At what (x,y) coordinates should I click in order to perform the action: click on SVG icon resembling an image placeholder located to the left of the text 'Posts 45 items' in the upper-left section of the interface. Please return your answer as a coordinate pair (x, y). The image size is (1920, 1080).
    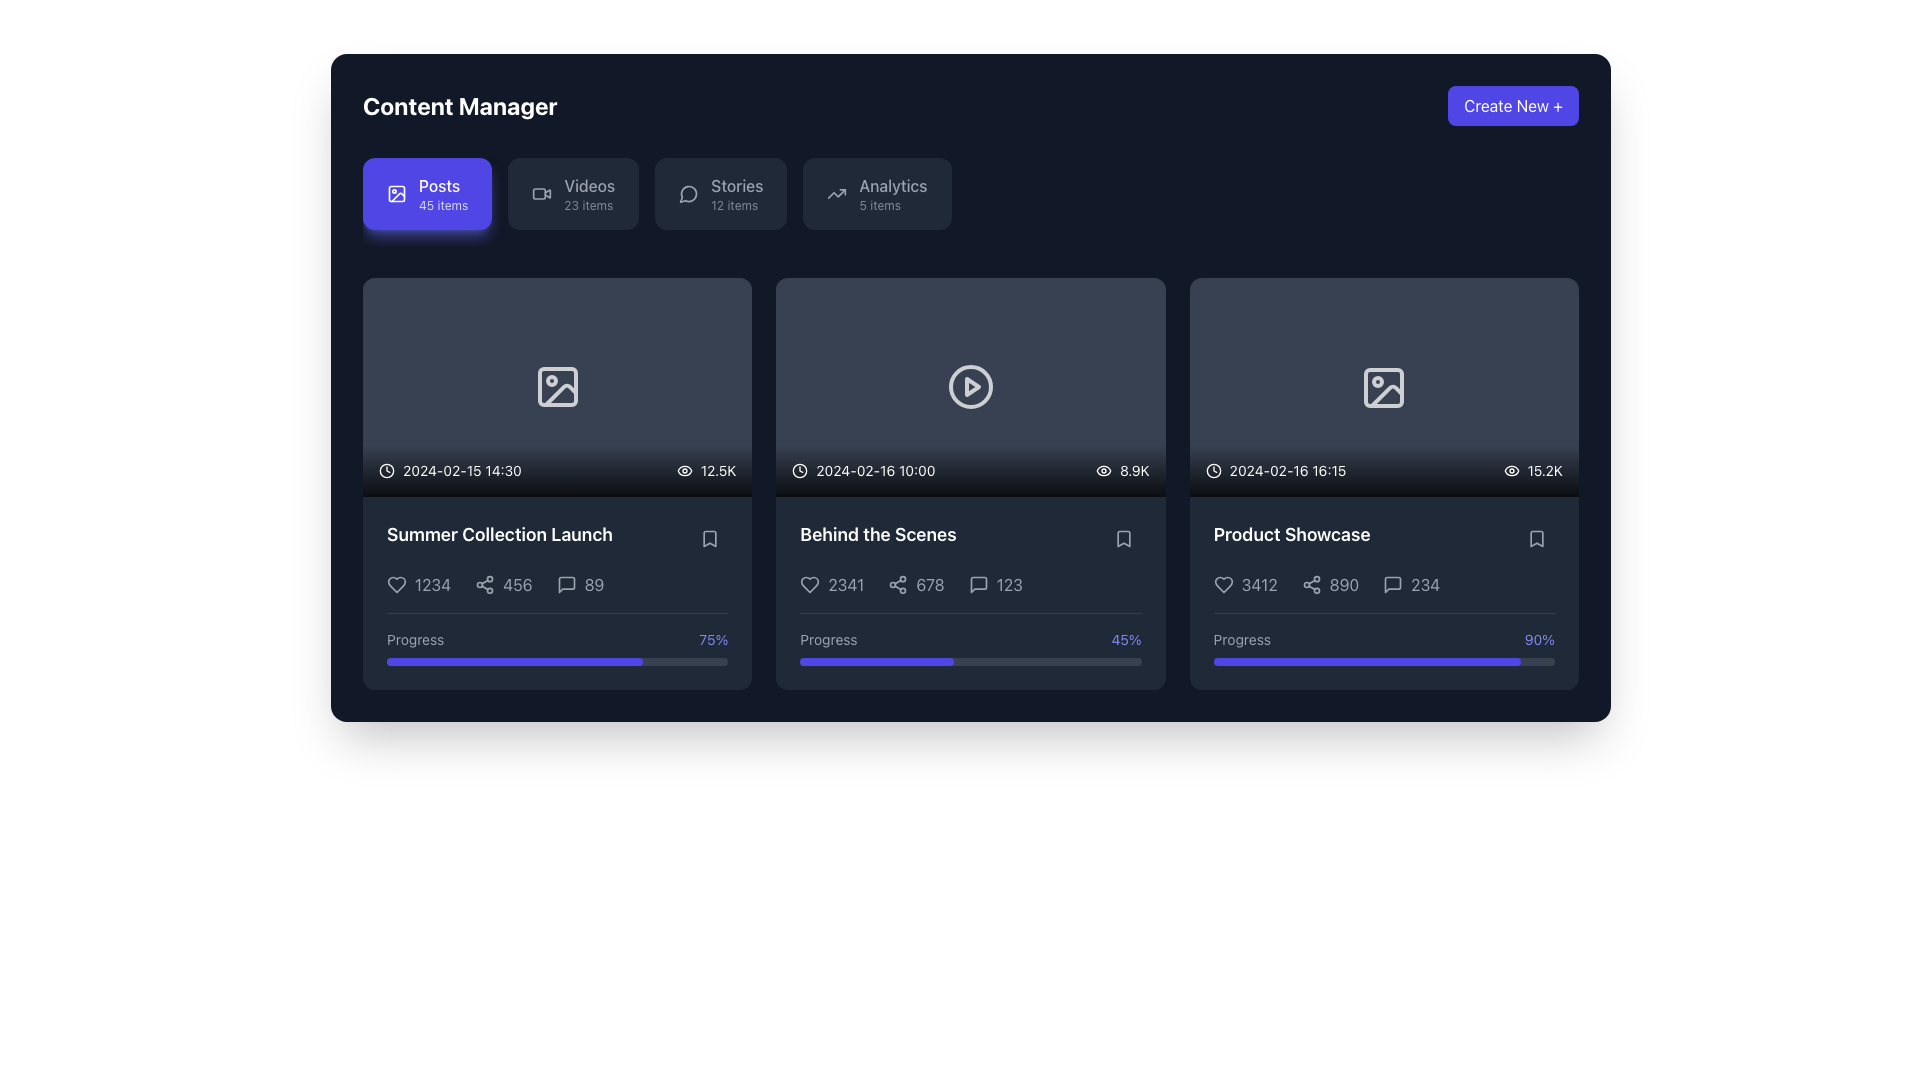
    Looking at the image, I should click on (397, 193).